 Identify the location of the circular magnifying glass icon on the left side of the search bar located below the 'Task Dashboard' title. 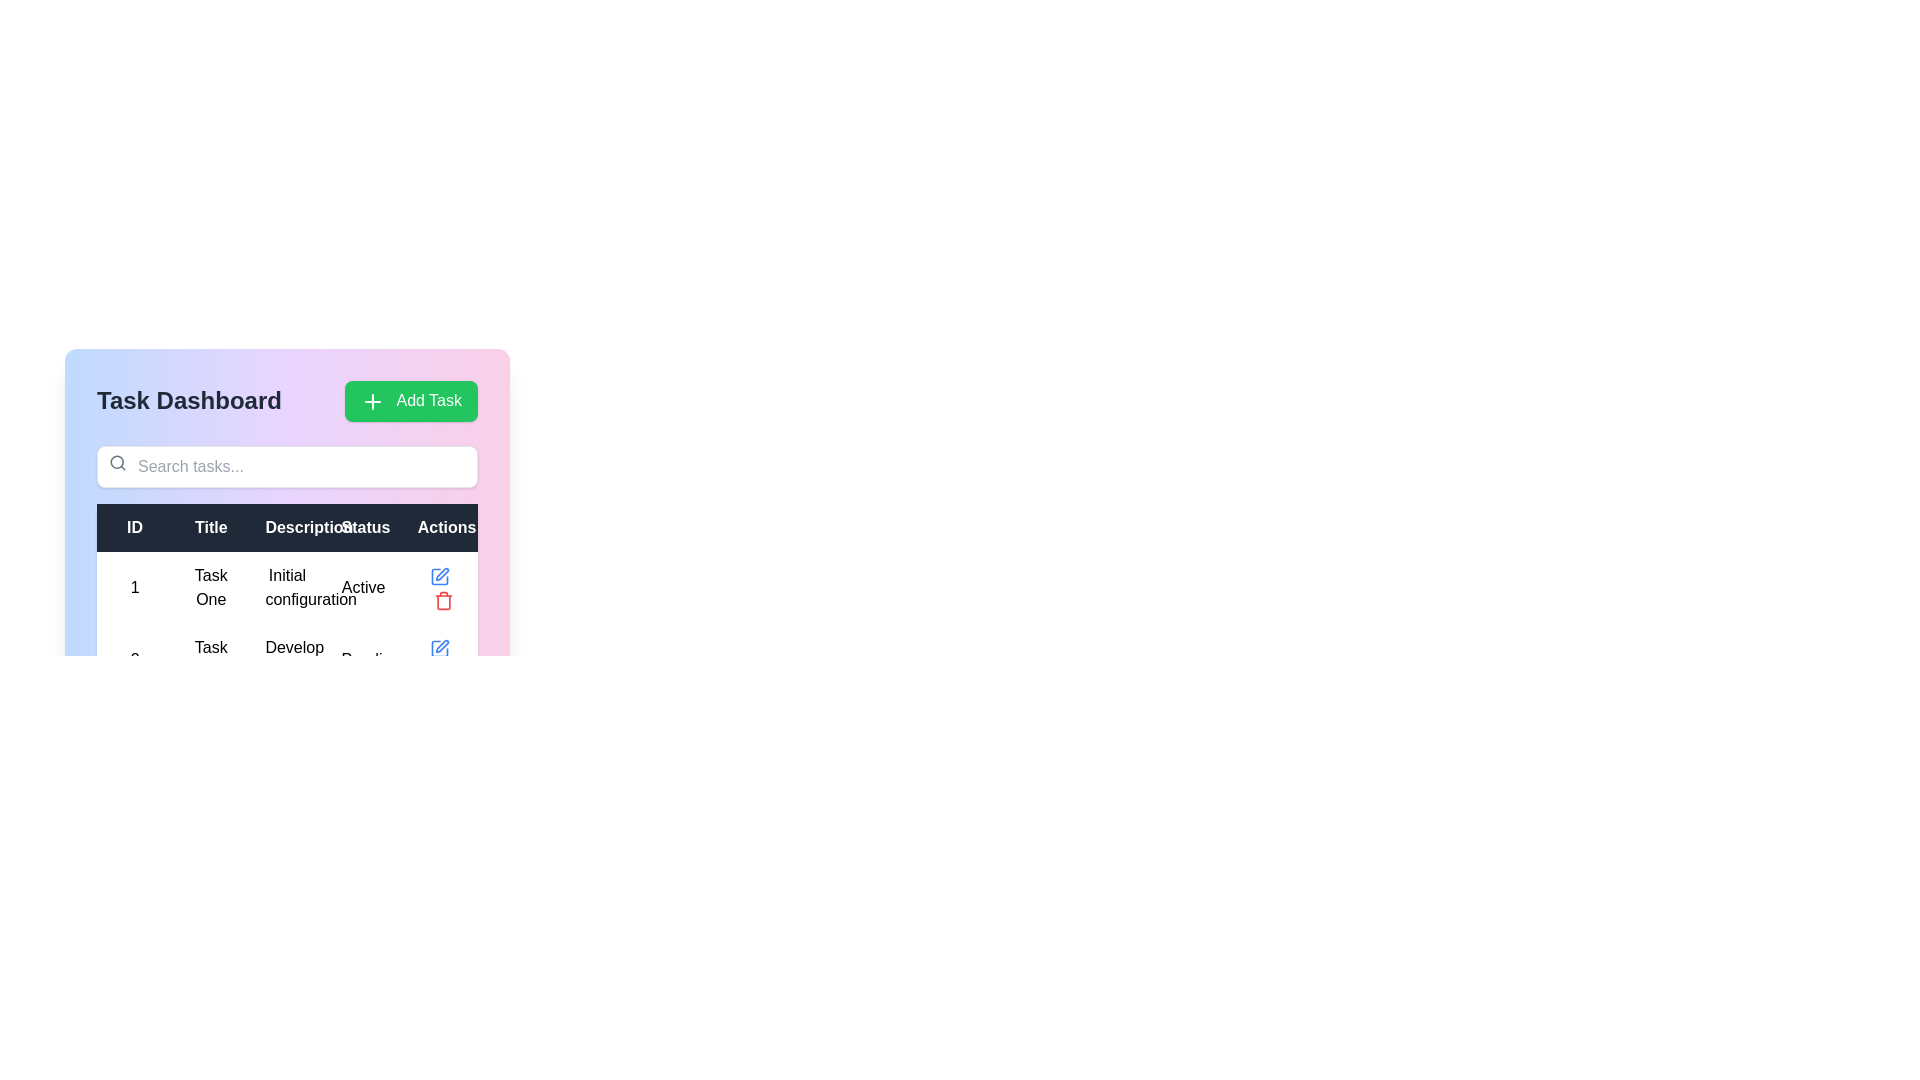
(116, 462).